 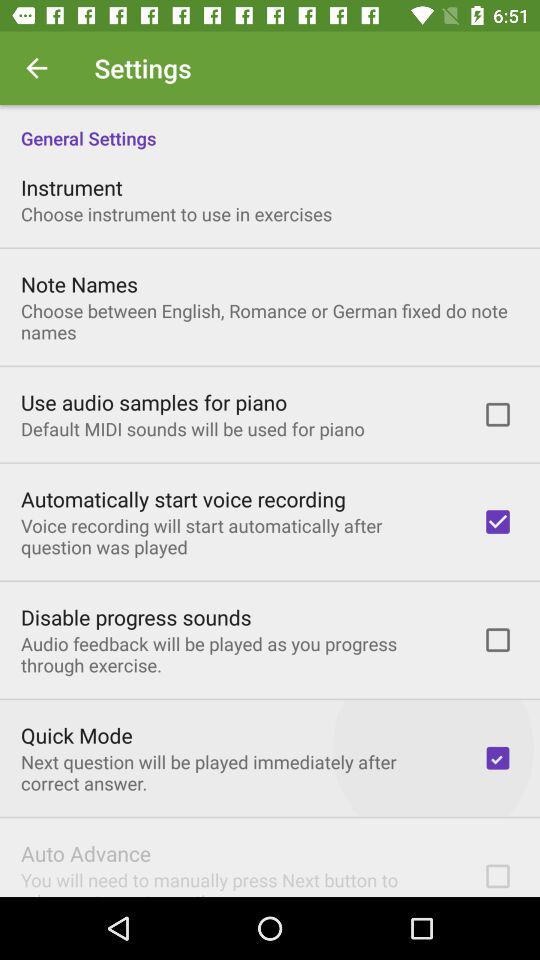 What do you see at coordinates (135, 616) in the screenshot?
I see `the icon below the voice recording will` at bounding box center [135, 616].